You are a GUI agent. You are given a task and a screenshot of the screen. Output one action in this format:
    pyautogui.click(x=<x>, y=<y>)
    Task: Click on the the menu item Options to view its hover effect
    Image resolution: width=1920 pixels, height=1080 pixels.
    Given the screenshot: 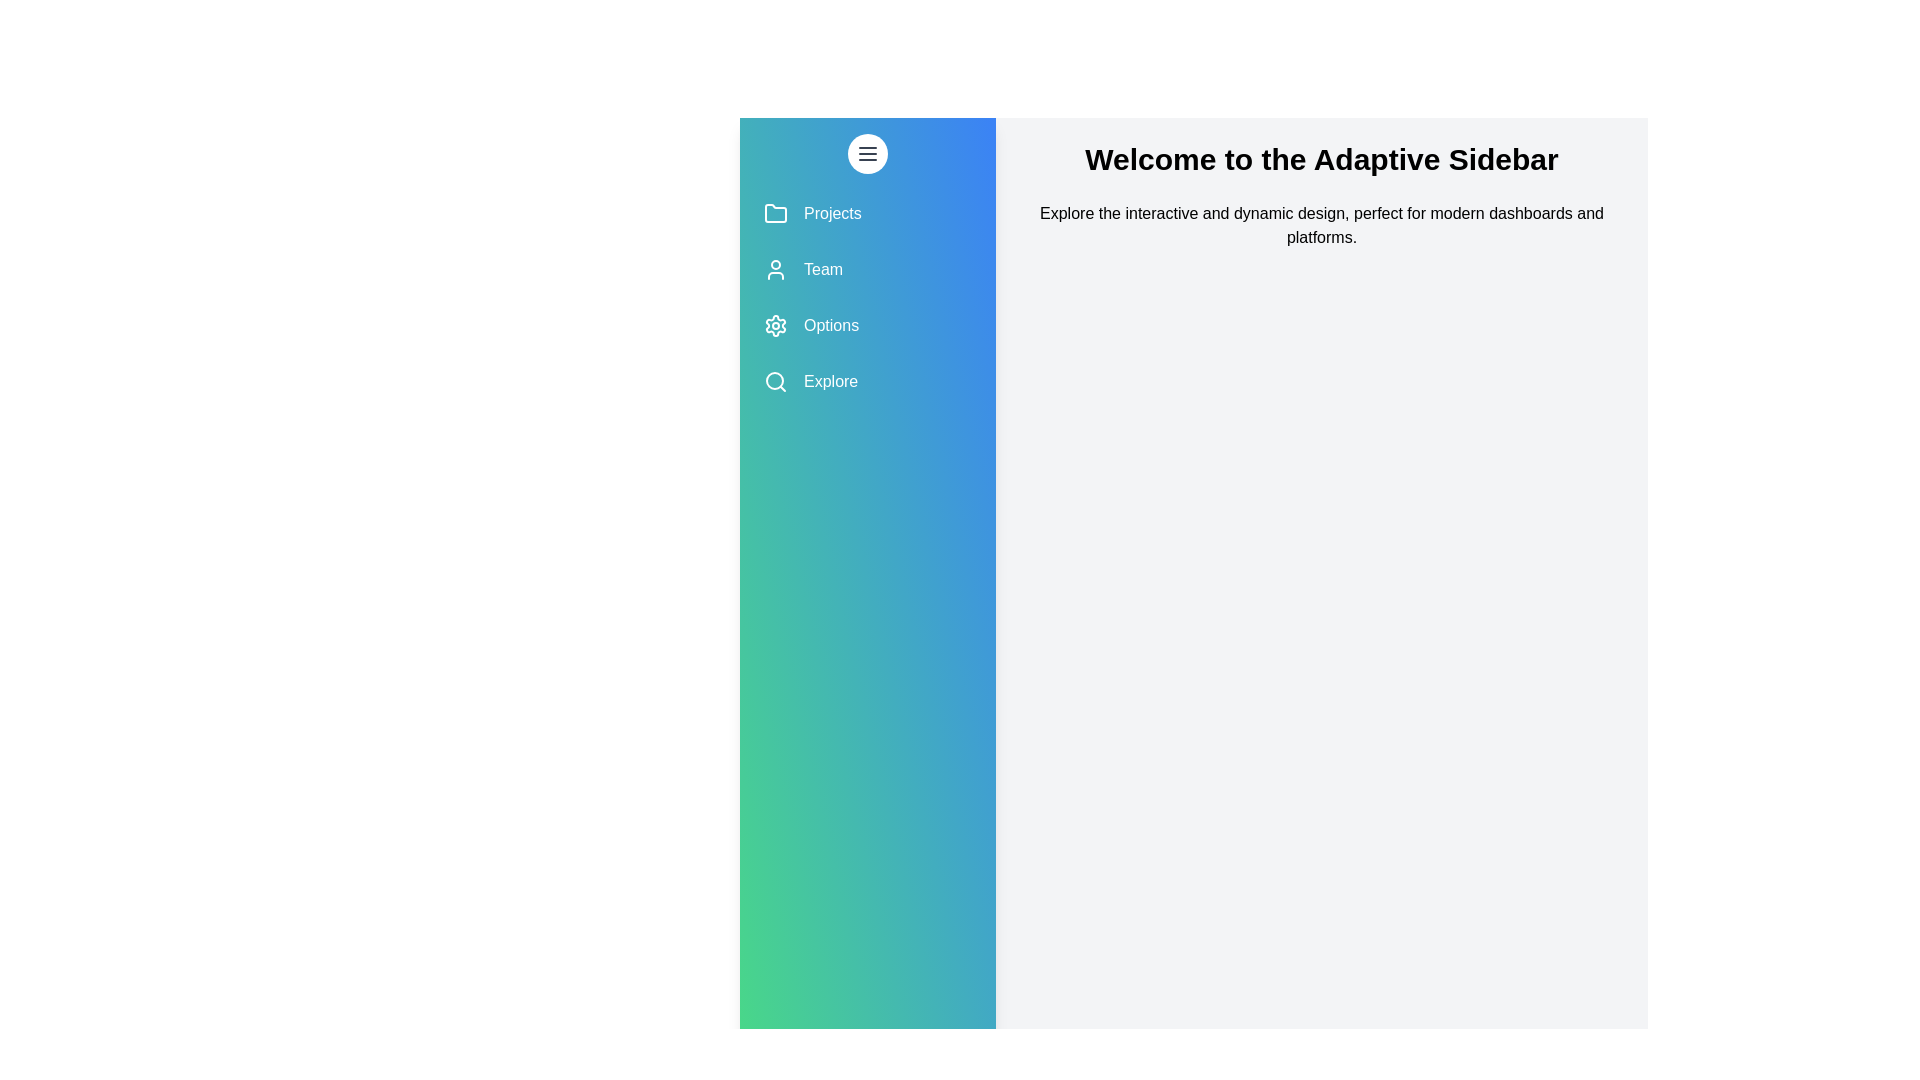 What is the action you would take?
    pyautogui.click(x=868, y=325)
    